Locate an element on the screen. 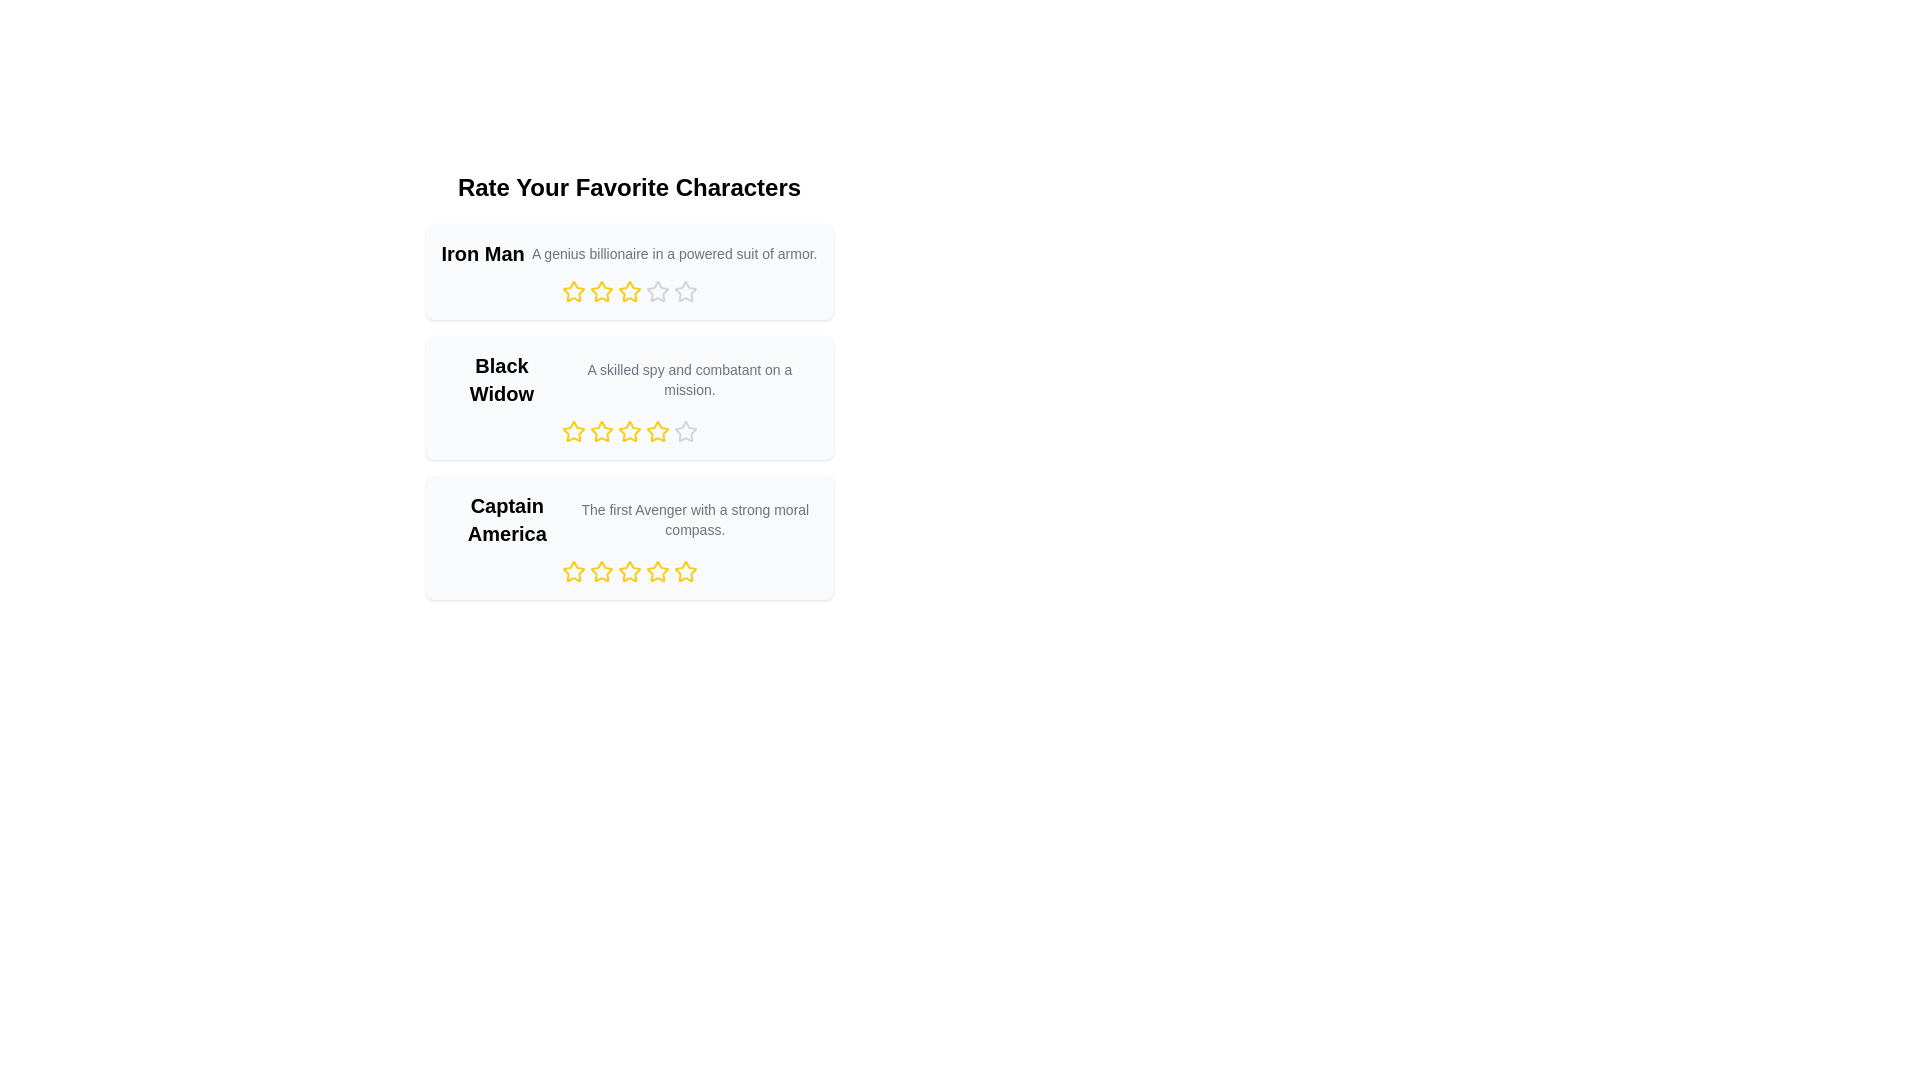 The image size is (1920, 1080). the fifth star-shaped icon in yellow to rate 'Captain America' the highest value in the 5-star rating system is located at coordinates (685, 571).